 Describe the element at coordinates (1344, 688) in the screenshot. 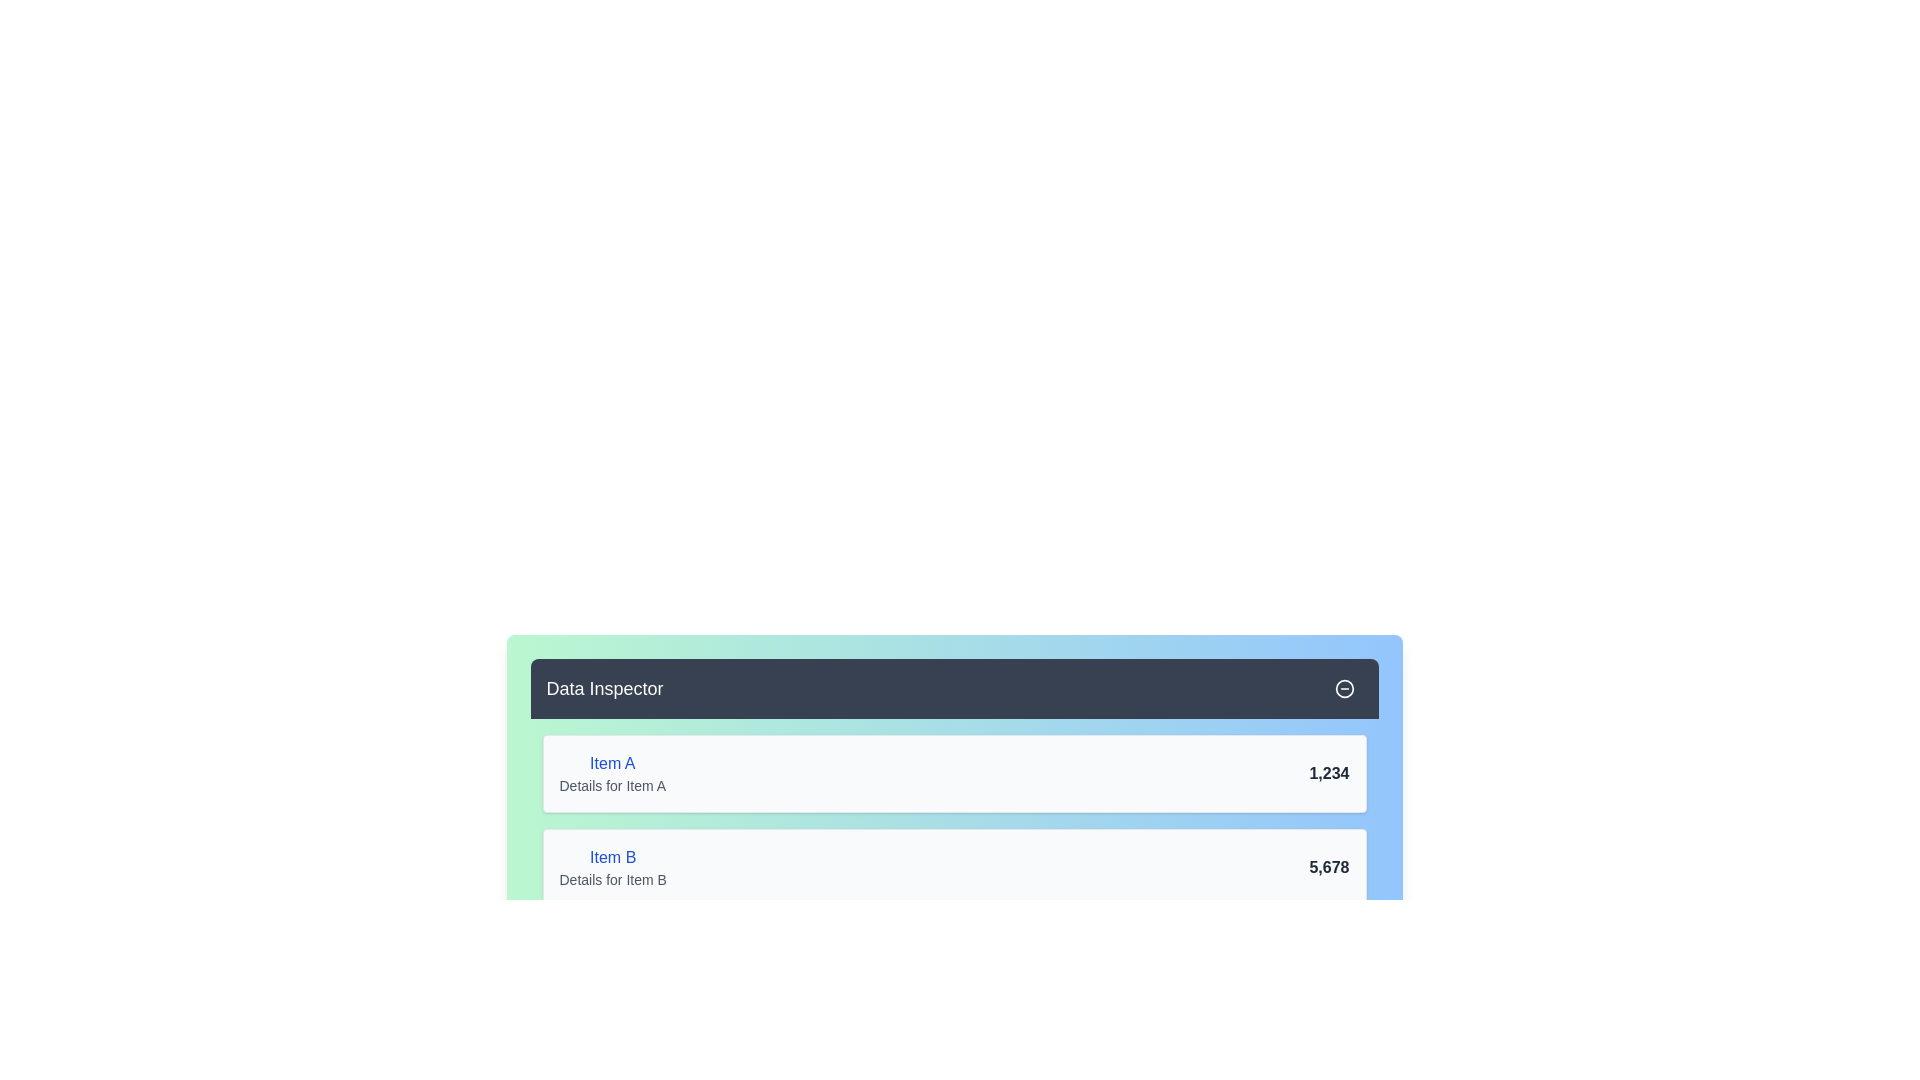

I see `the circular minus button located at the far right of the 'Data Inspector' header bar` at that location.